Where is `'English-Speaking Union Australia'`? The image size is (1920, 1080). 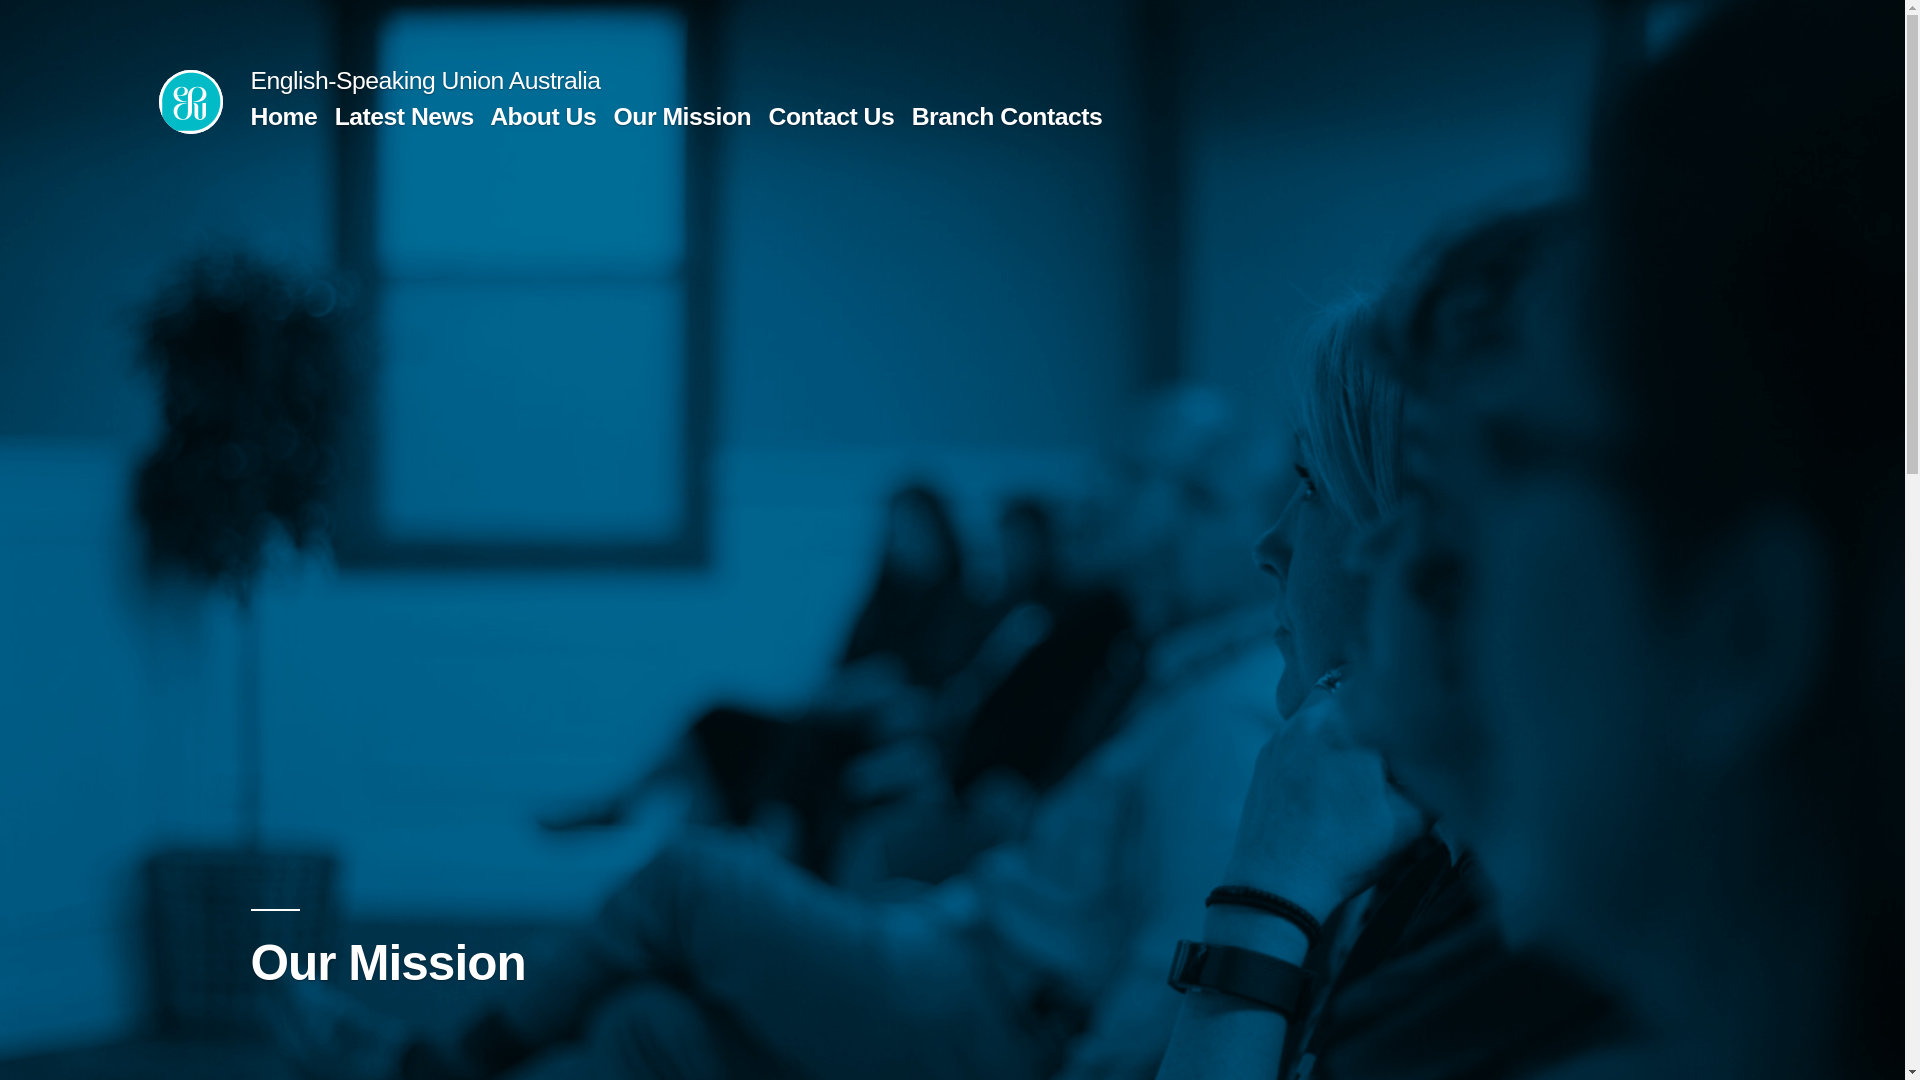
'English-Speaking Union Australia' is located at coordinates (424, 79).